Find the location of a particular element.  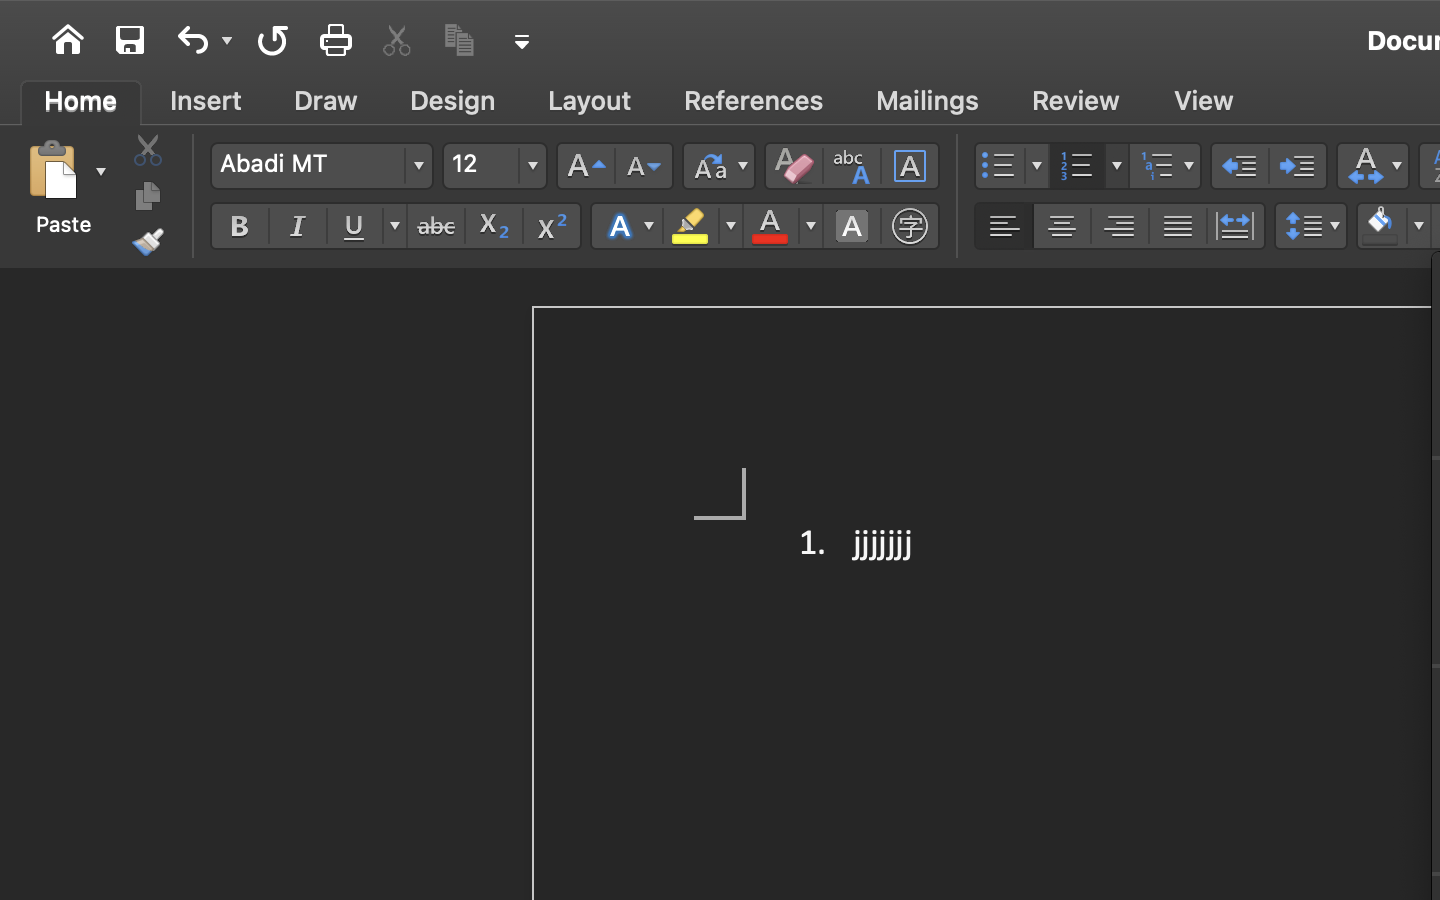

'Abadi MT' is located at coordinates (321, 165).